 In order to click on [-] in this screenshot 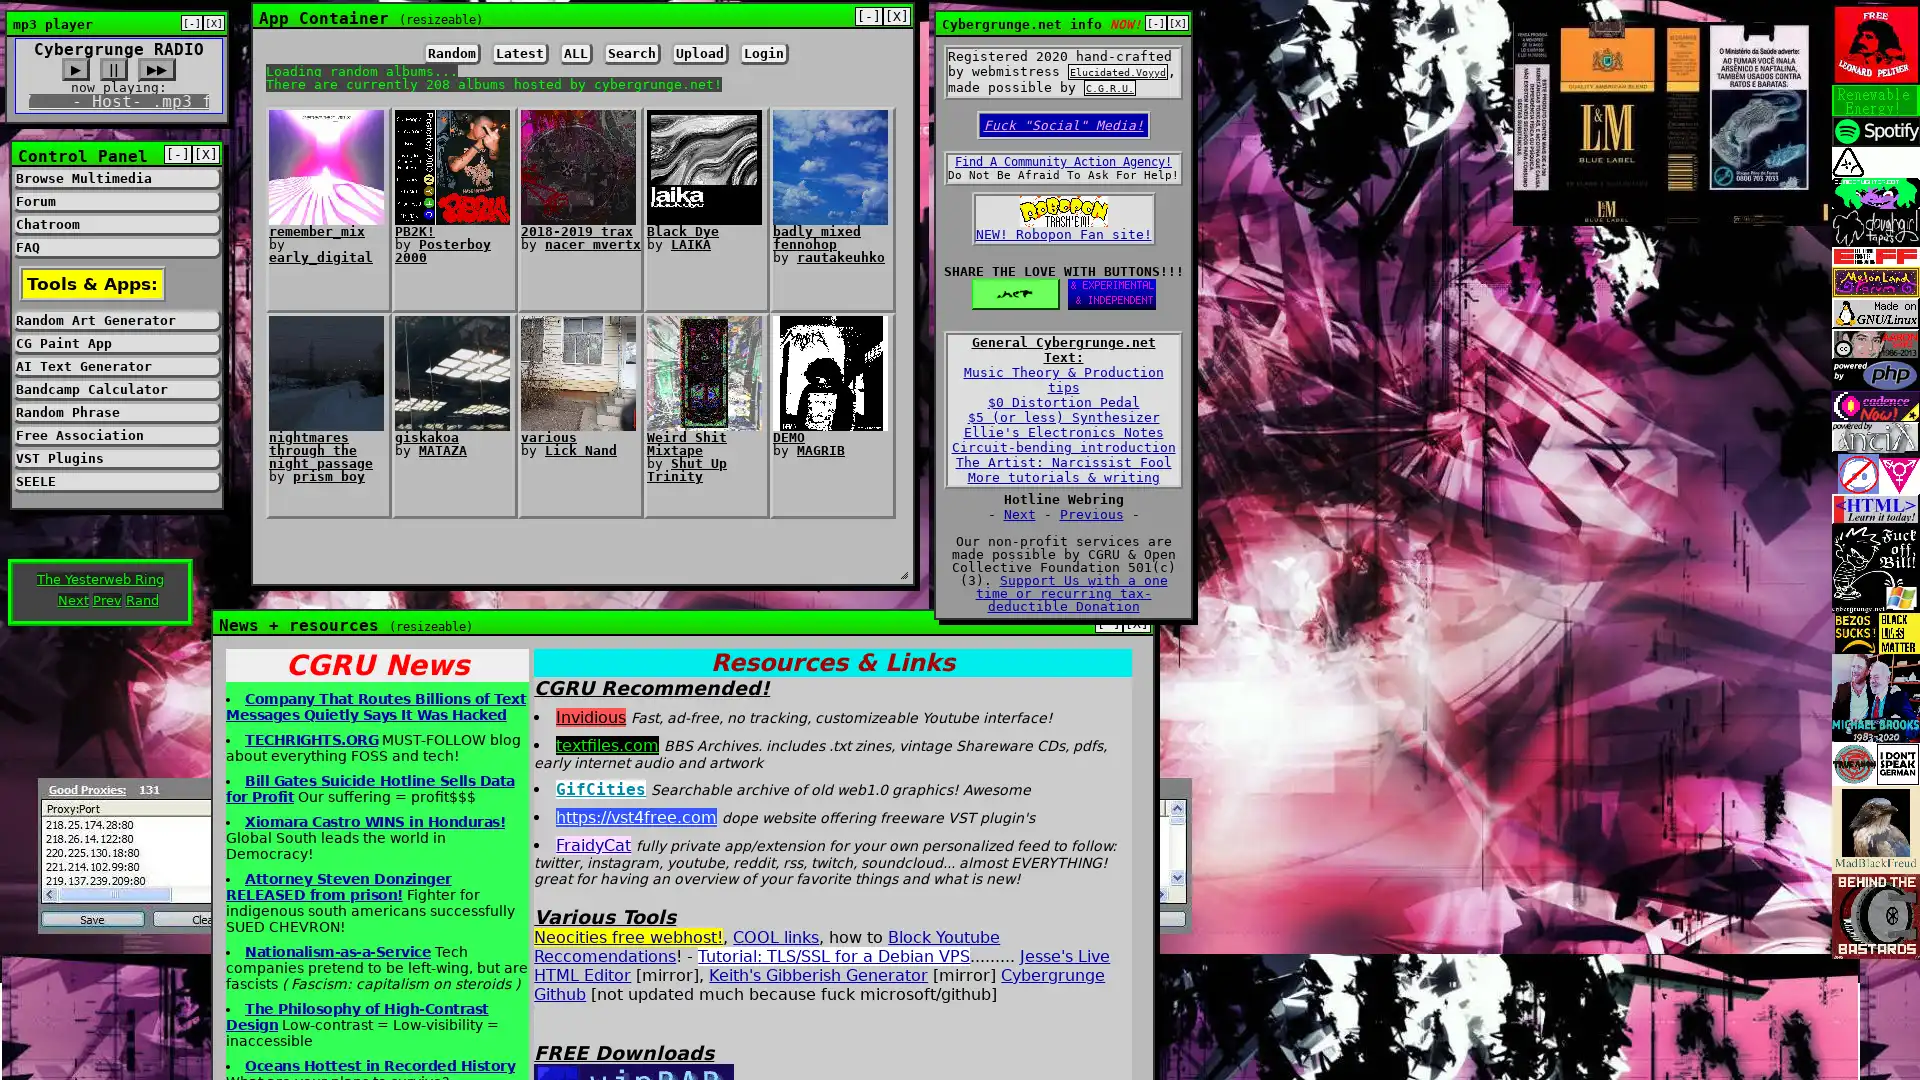, I will do `click(1107, 622)`.